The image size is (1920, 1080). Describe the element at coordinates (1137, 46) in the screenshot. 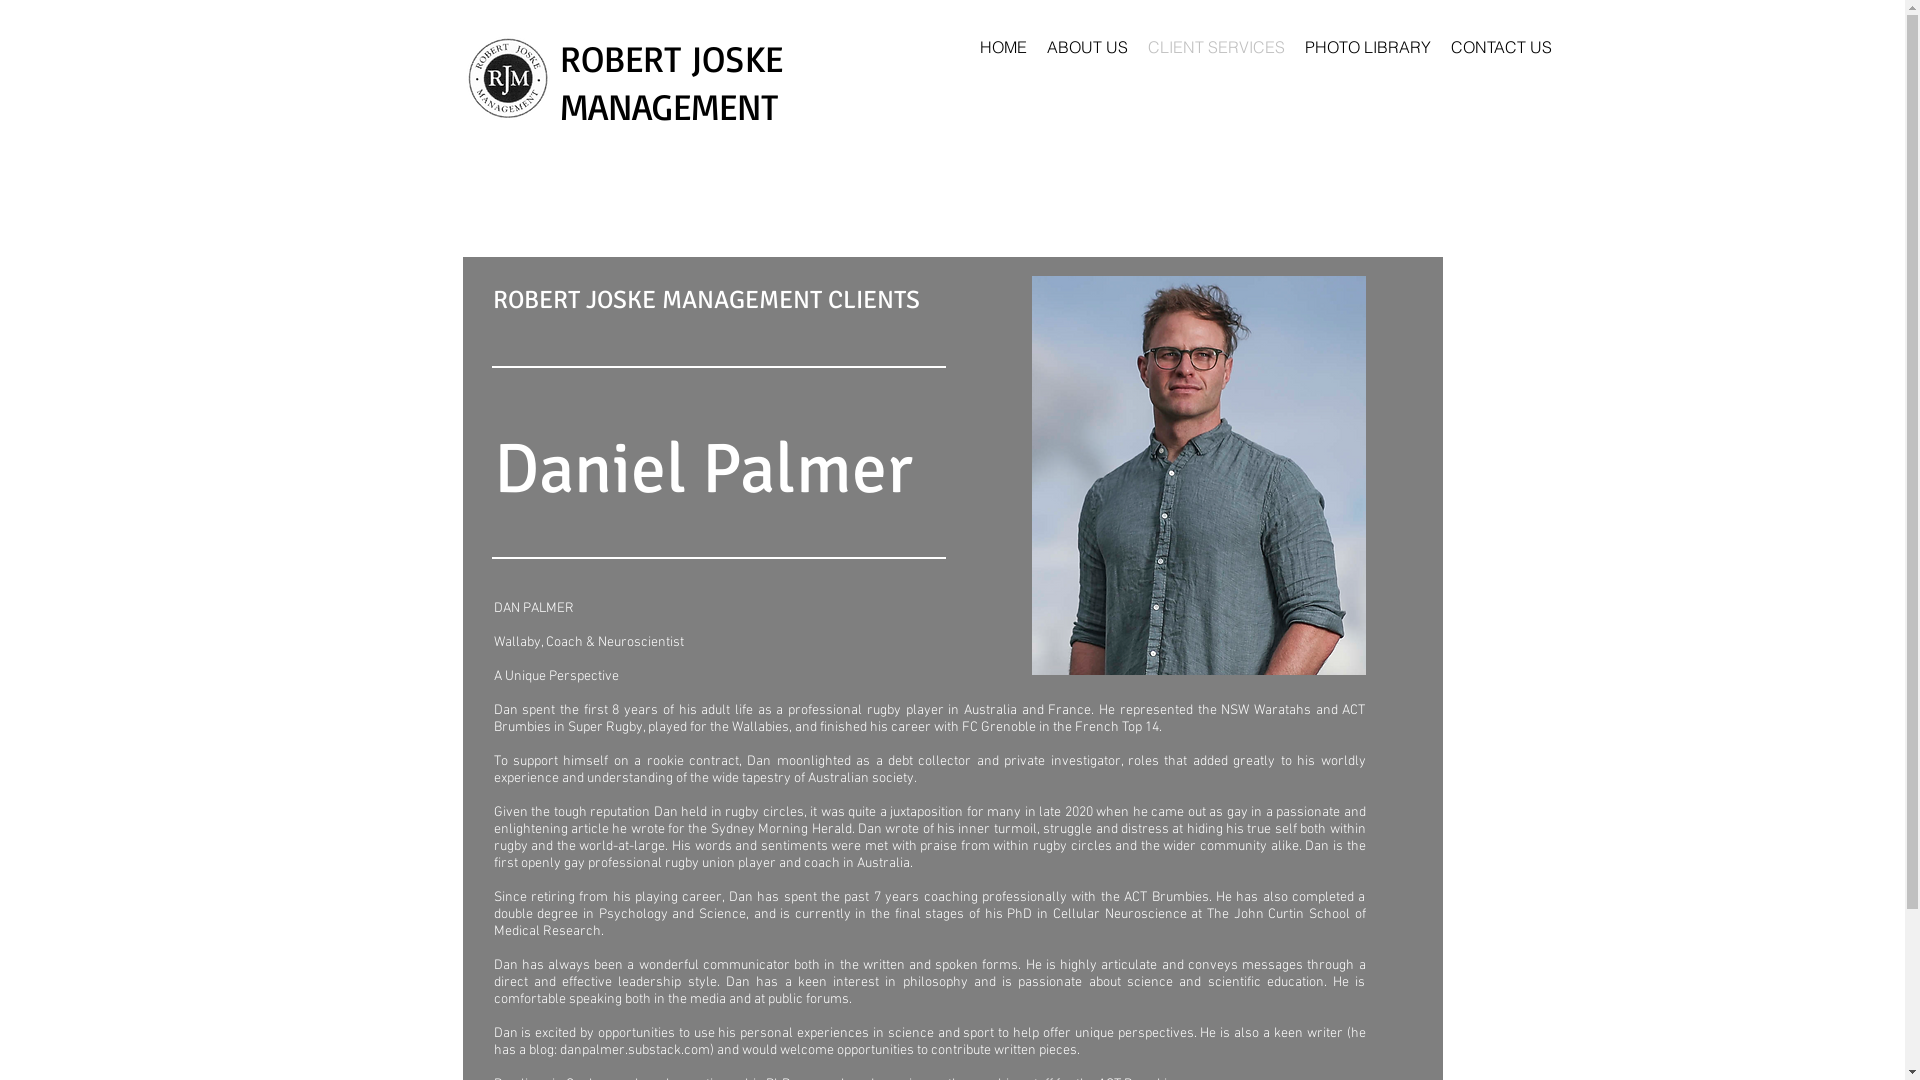

I see `'CLIENT SERVICES'` at that location.